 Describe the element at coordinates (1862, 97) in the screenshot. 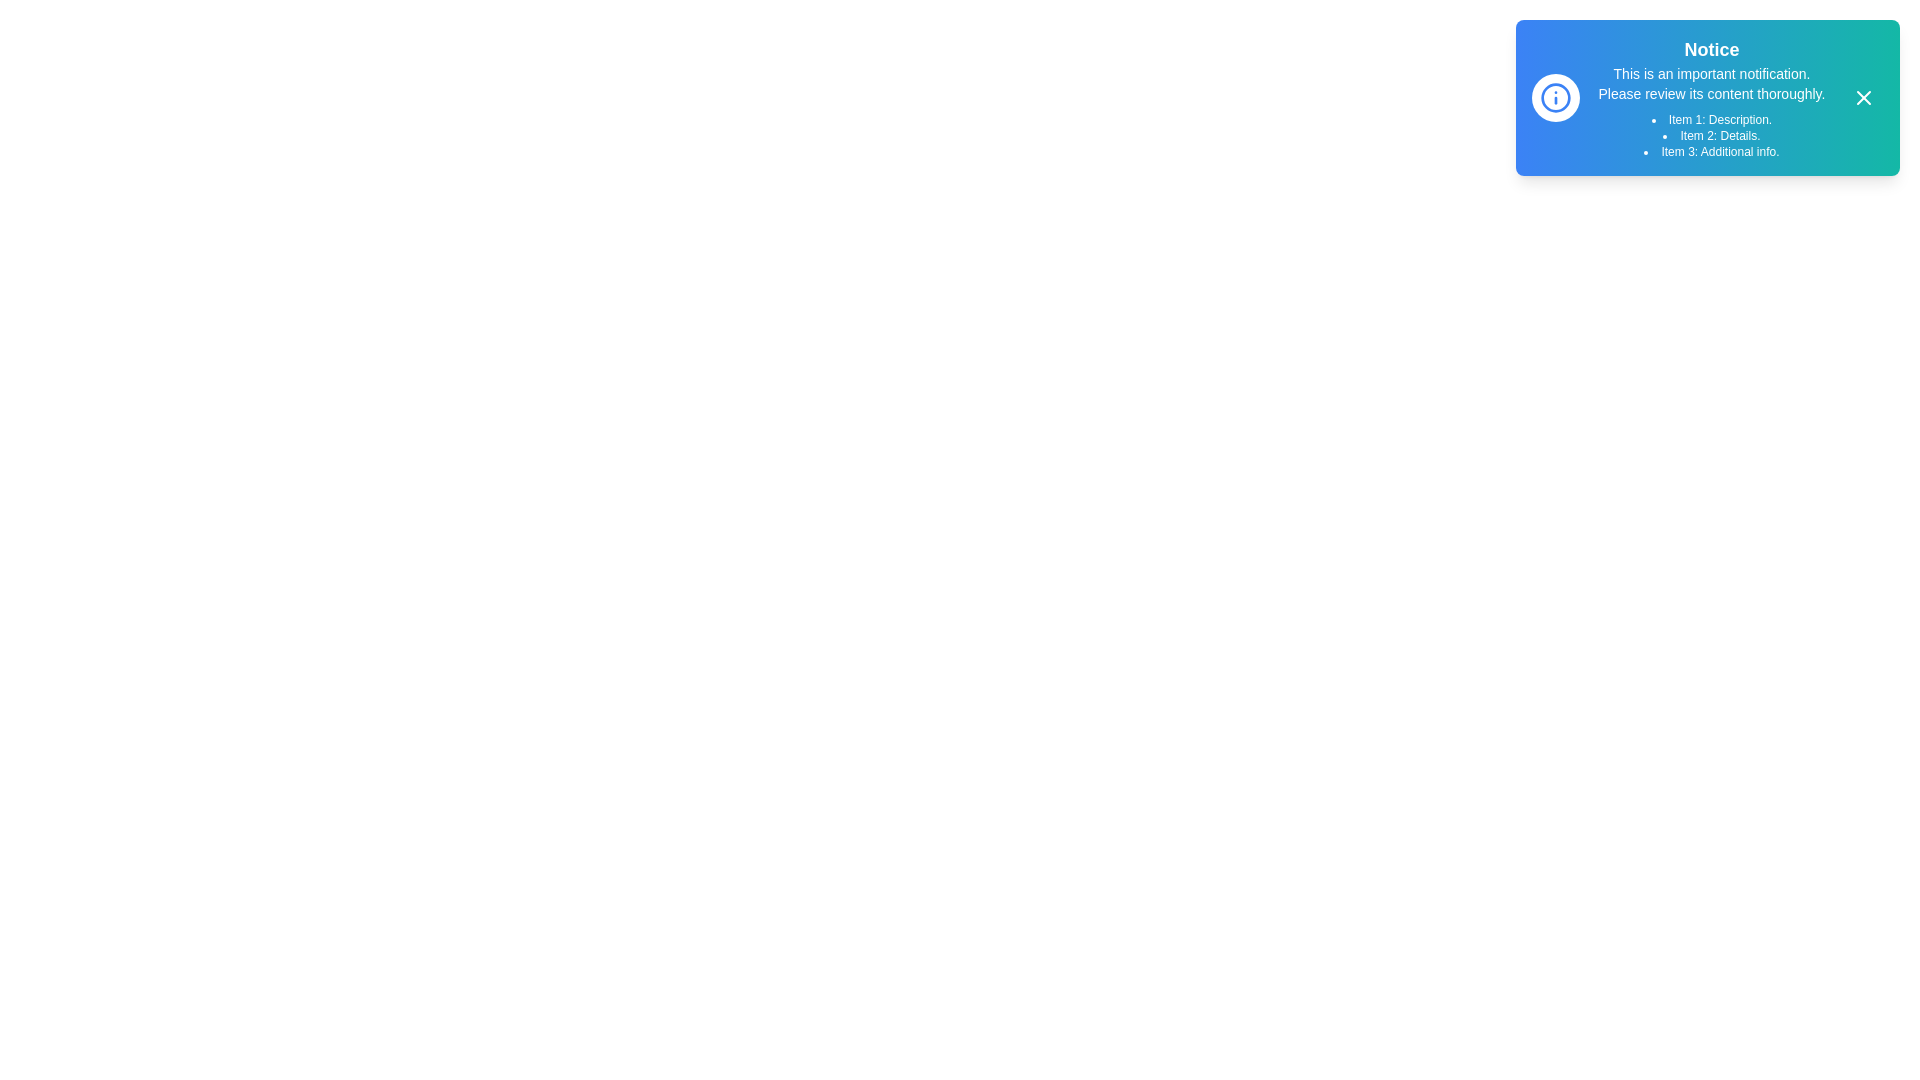

I see `the close button of the notification to dismiss it` at that location.